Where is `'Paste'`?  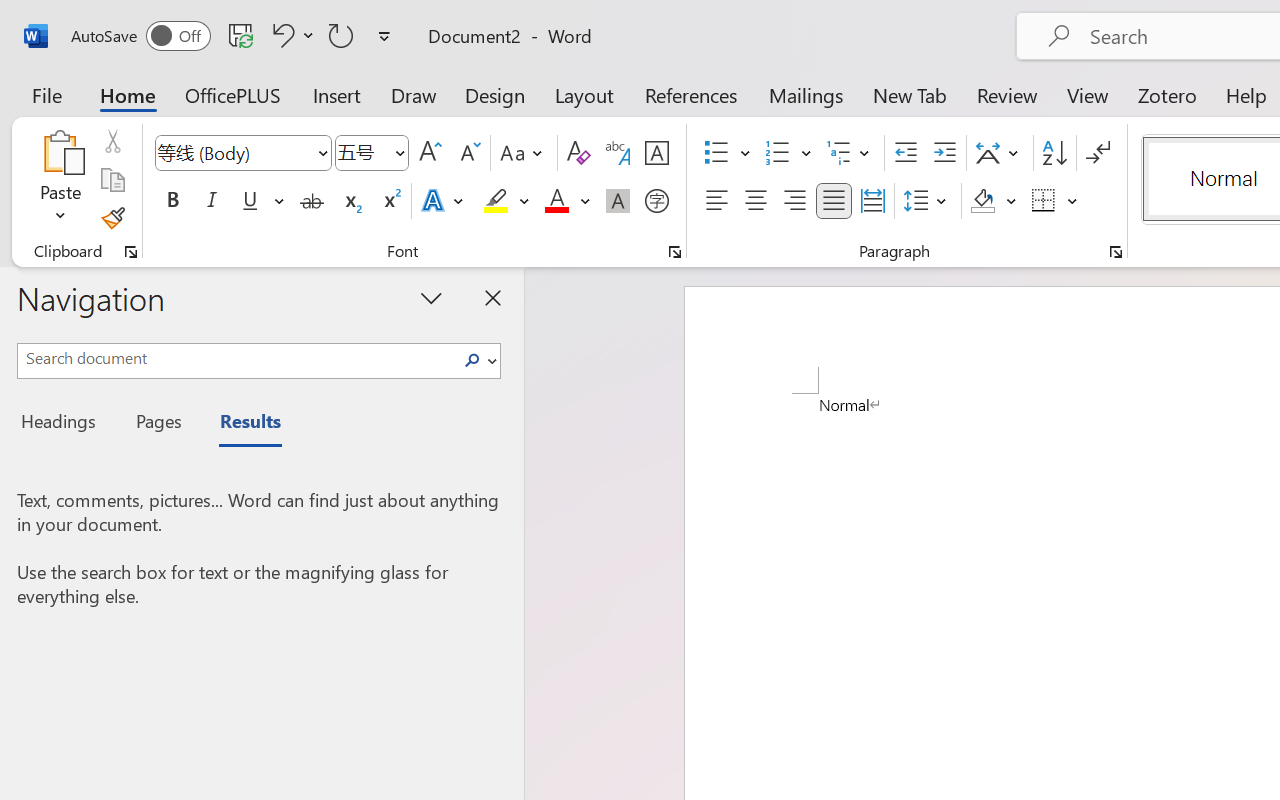 'Paste' is located at coordinates (60, 151).